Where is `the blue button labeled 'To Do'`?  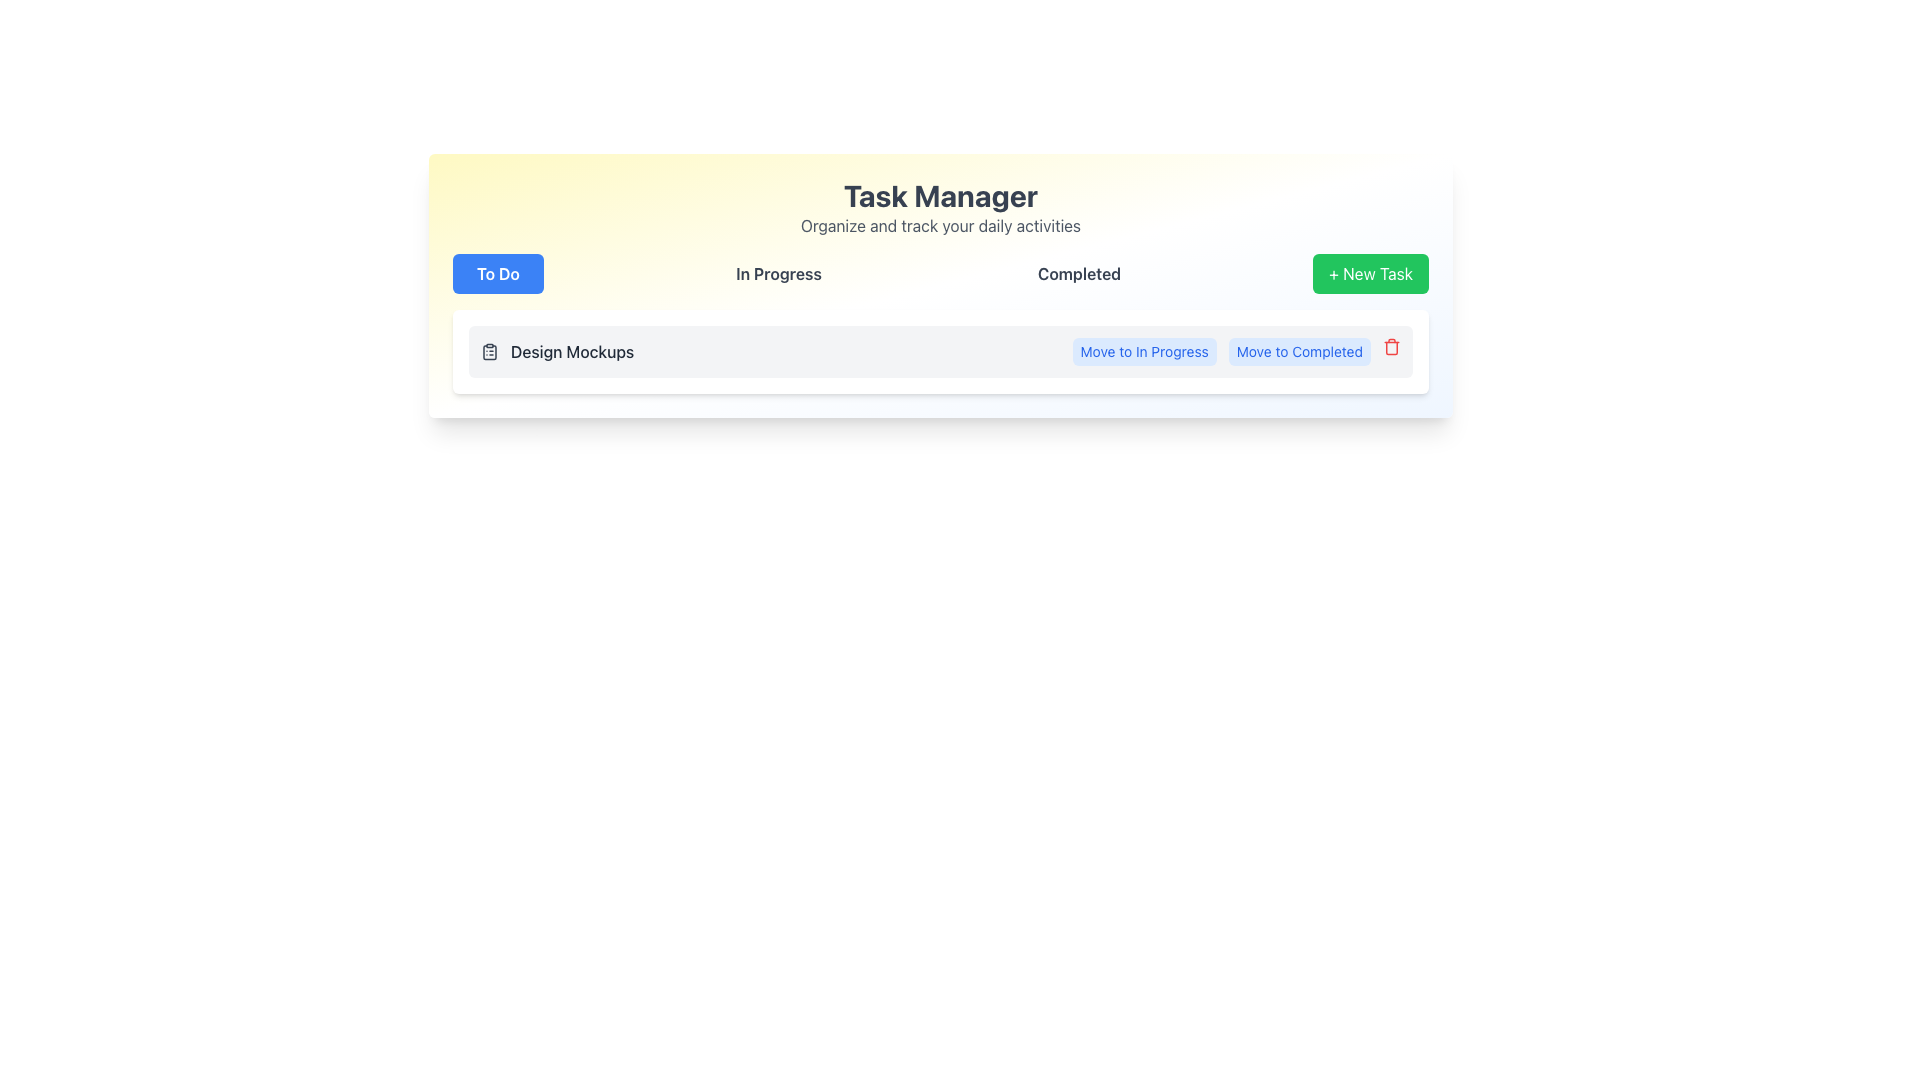
the blue button labeled 'To Do' is located at coordinates (498, 273).